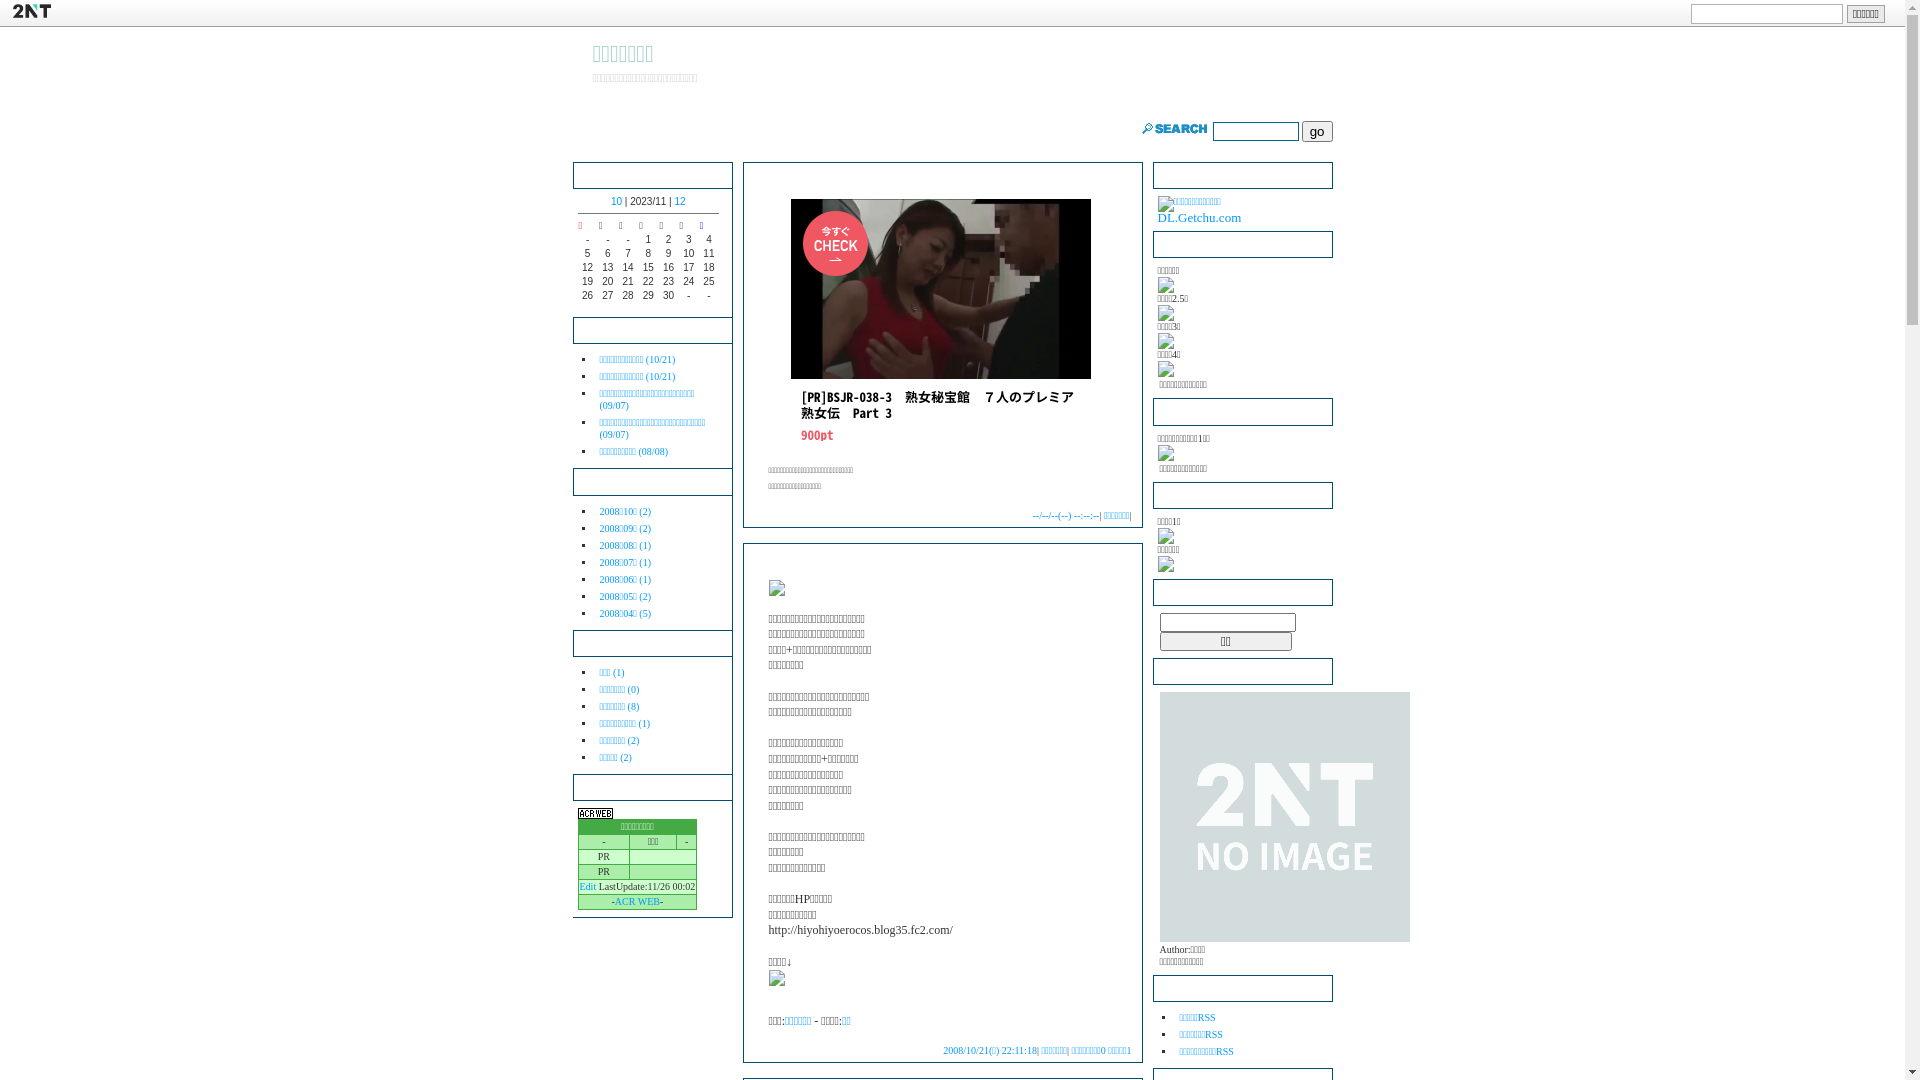 The width and height of the screenshot is (1920, 1080). Describe the element at coordinates (579, 885) in the screenshot. I see `'Edit'` at that location.